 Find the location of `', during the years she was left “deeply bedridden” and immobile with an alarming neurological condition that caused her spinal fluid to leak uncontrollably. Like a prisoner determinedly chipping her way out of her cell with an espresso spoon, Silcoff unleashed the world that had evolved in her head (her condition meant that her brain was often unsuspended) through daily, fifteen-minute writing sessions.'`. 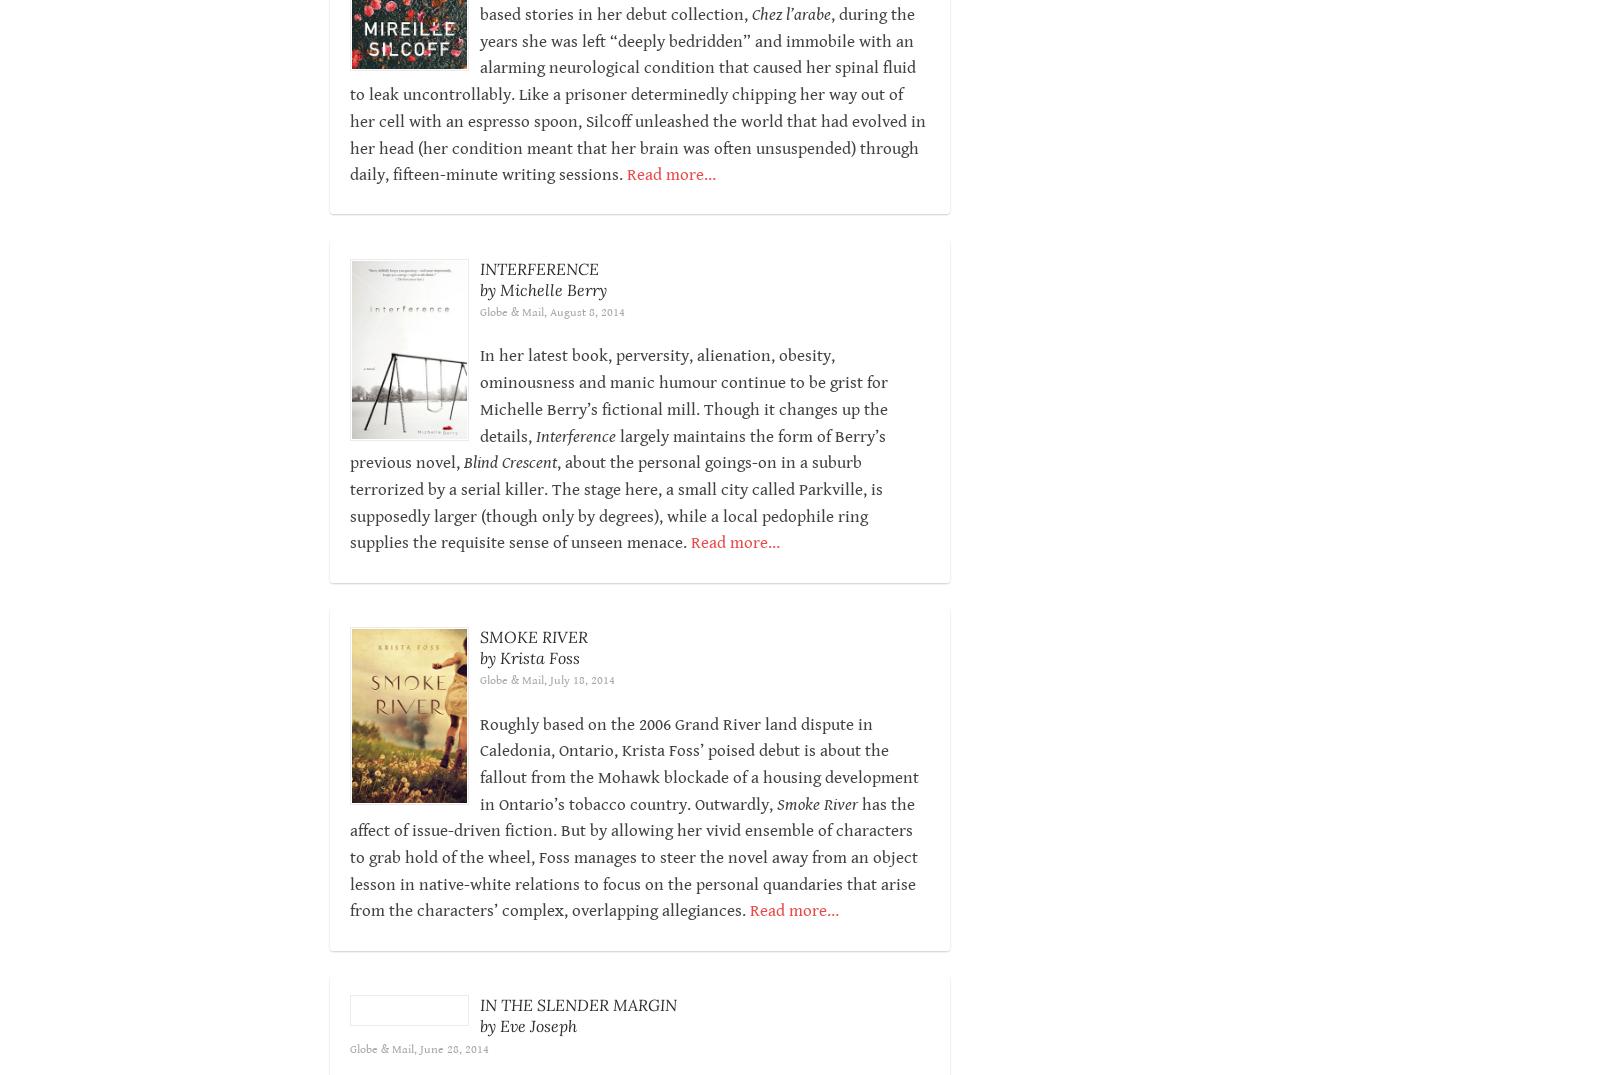

', during the years she was left “deeply bedridden” and immobile with an alarming neurological condition that caused her spinal fluid to leak uncontrollably. Like a prisoner determinedly chipping her way out of her cell with an espresso spoon, Silcoff unleashed the world that had evolved in her head (her condition meant that her brain was often unsuspended) through daily, fifteen-minute writing sessions.' is located at coordinates (637, 120).